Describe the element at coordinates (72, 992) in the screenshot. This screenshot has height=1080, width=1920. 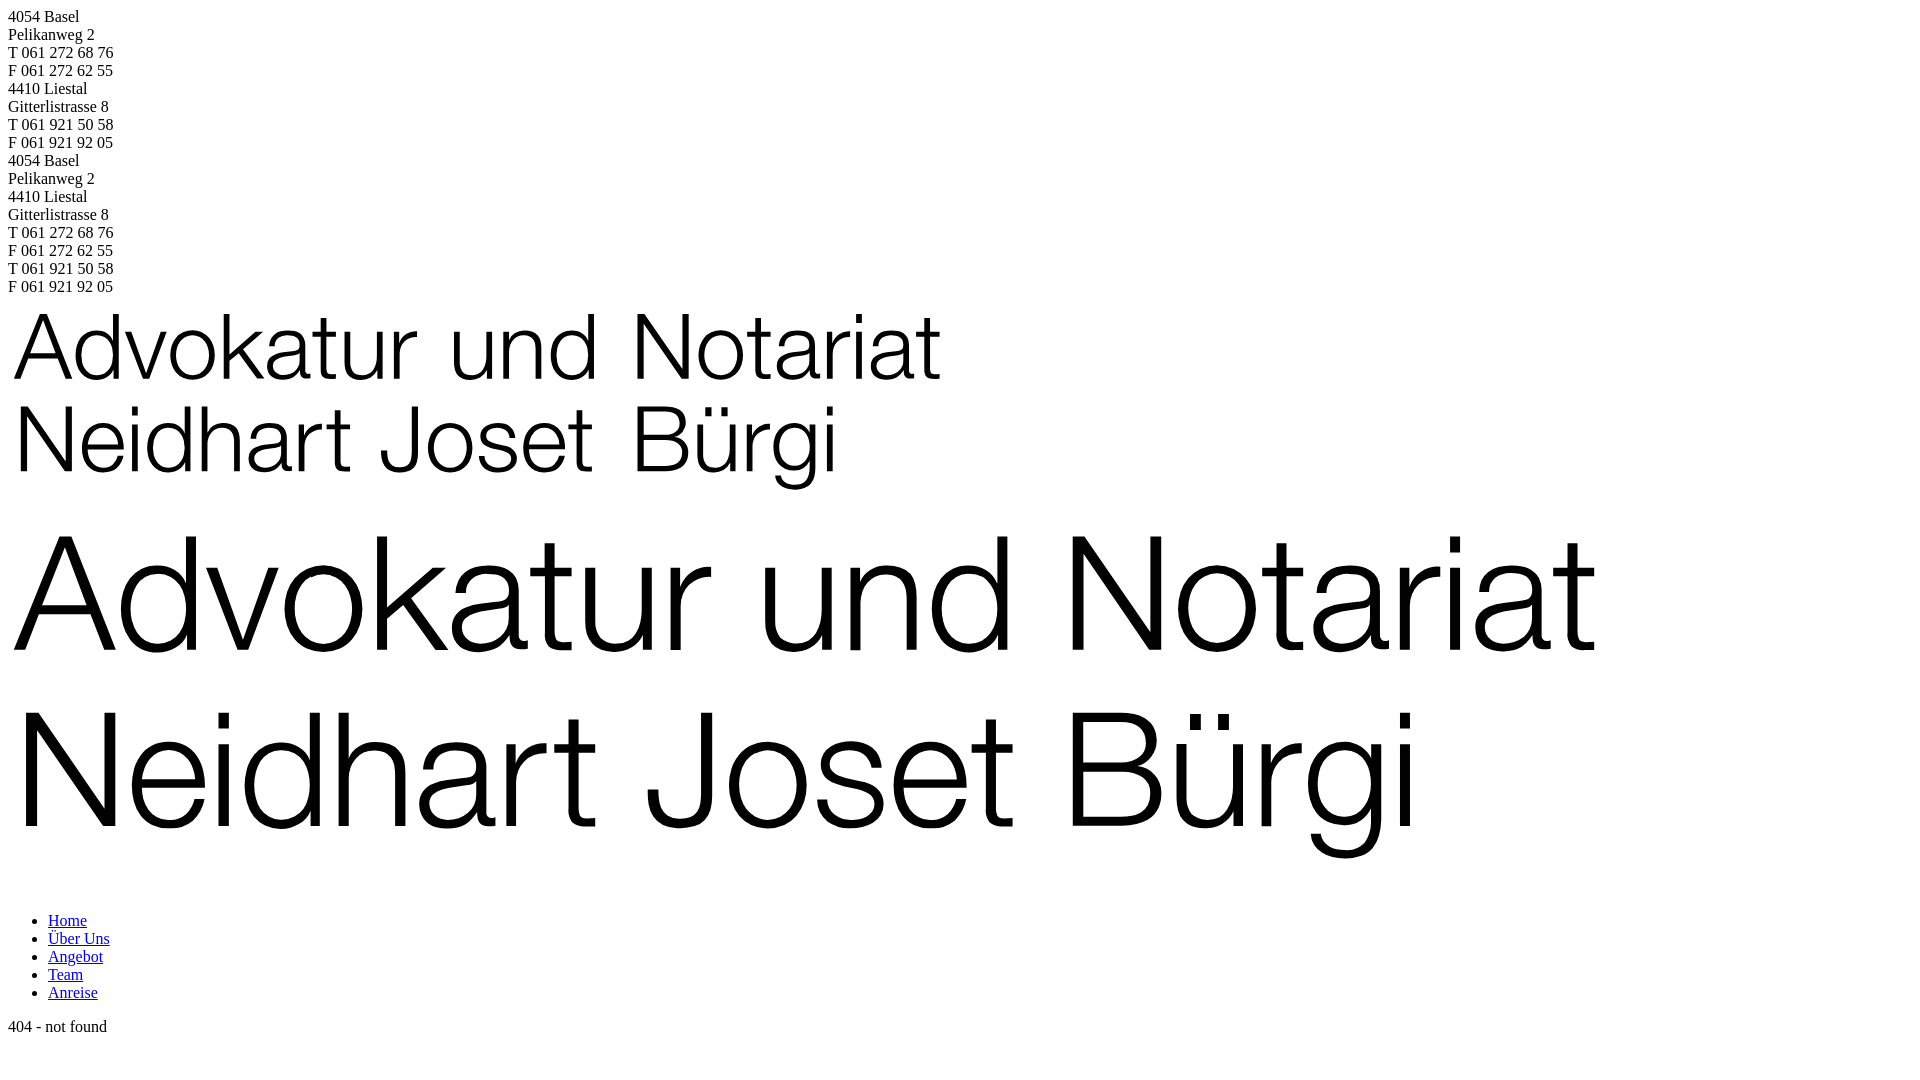
I see `'Anreise'` at that location.